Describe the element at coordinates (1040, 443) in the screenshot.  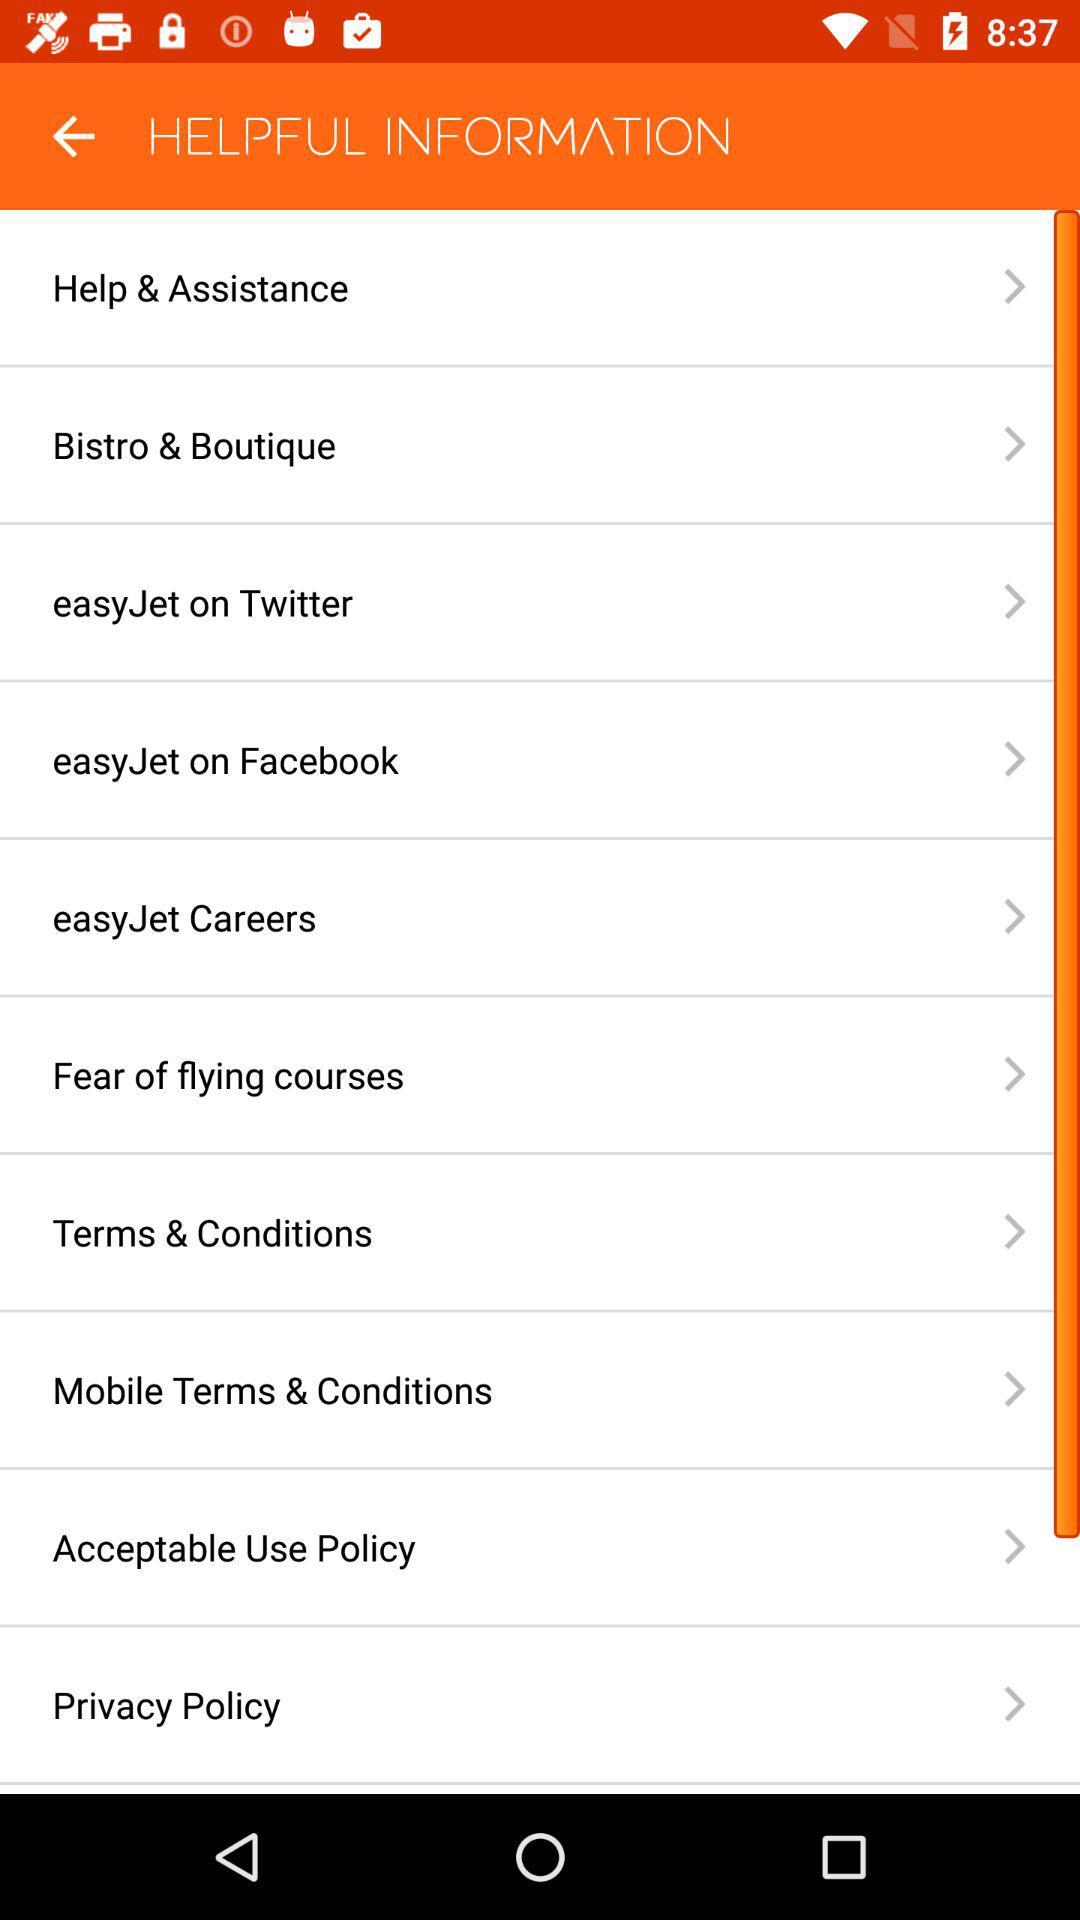
I see `the next button which is after bistro  boutique on the page` at that location.